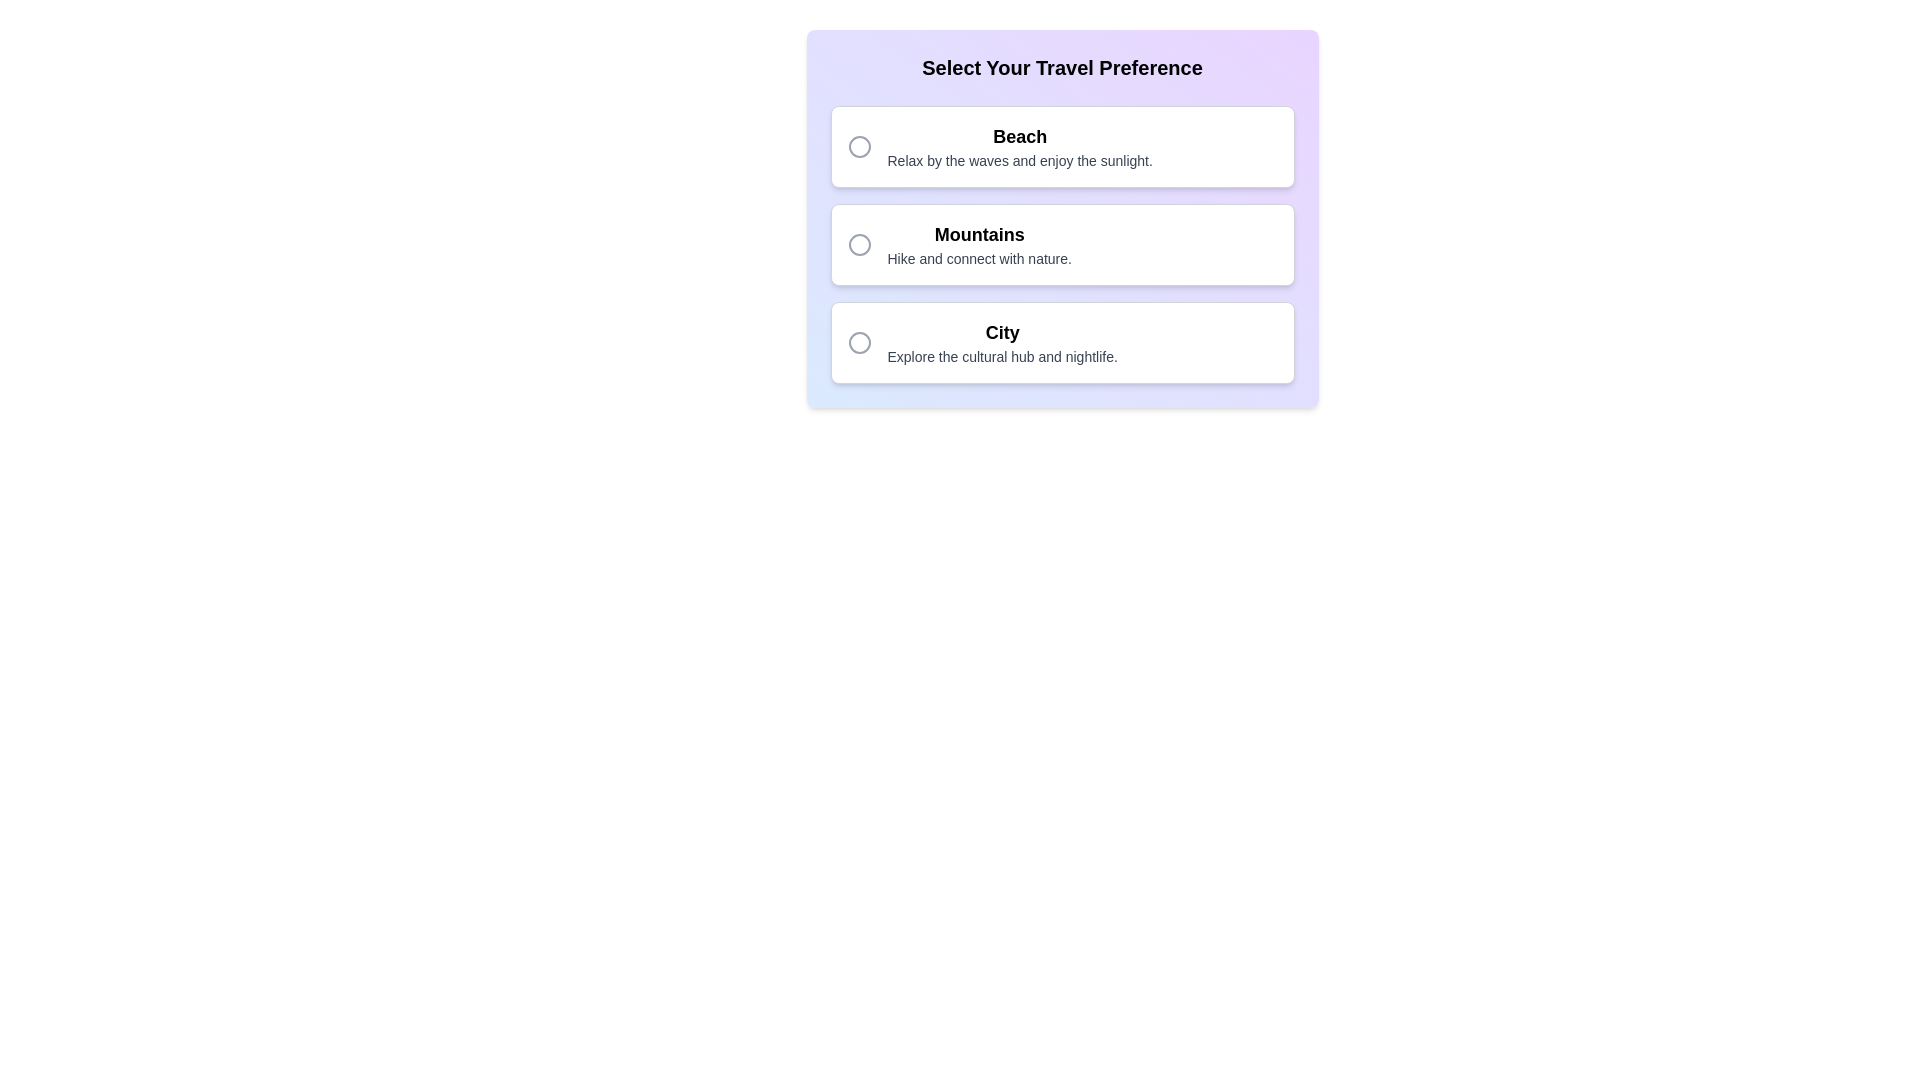  Describe the element at coordinates (1020, 136) in the screenshot. I see `the title/header text for the 'Beach' travel preference option, which is visually distinct and located in the first option card under the 'Select Your Travel Preference' section` at that location.